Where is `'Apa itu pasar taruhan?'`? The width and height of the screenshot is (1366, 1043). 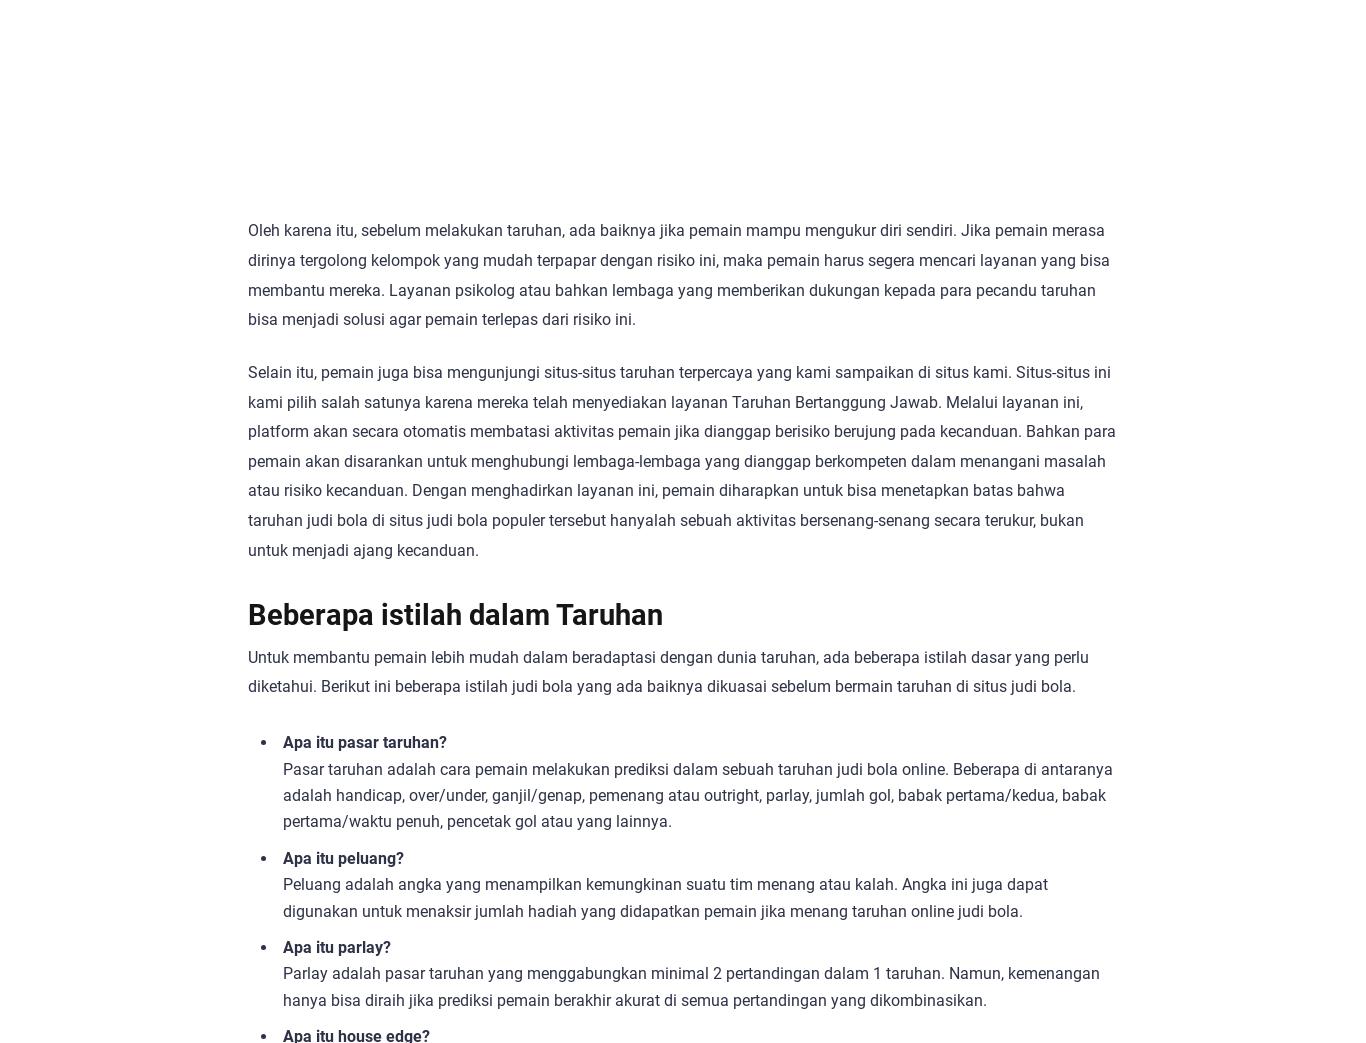 'Apa itu pasar taruhan?' is located at coordinates (363, 742).